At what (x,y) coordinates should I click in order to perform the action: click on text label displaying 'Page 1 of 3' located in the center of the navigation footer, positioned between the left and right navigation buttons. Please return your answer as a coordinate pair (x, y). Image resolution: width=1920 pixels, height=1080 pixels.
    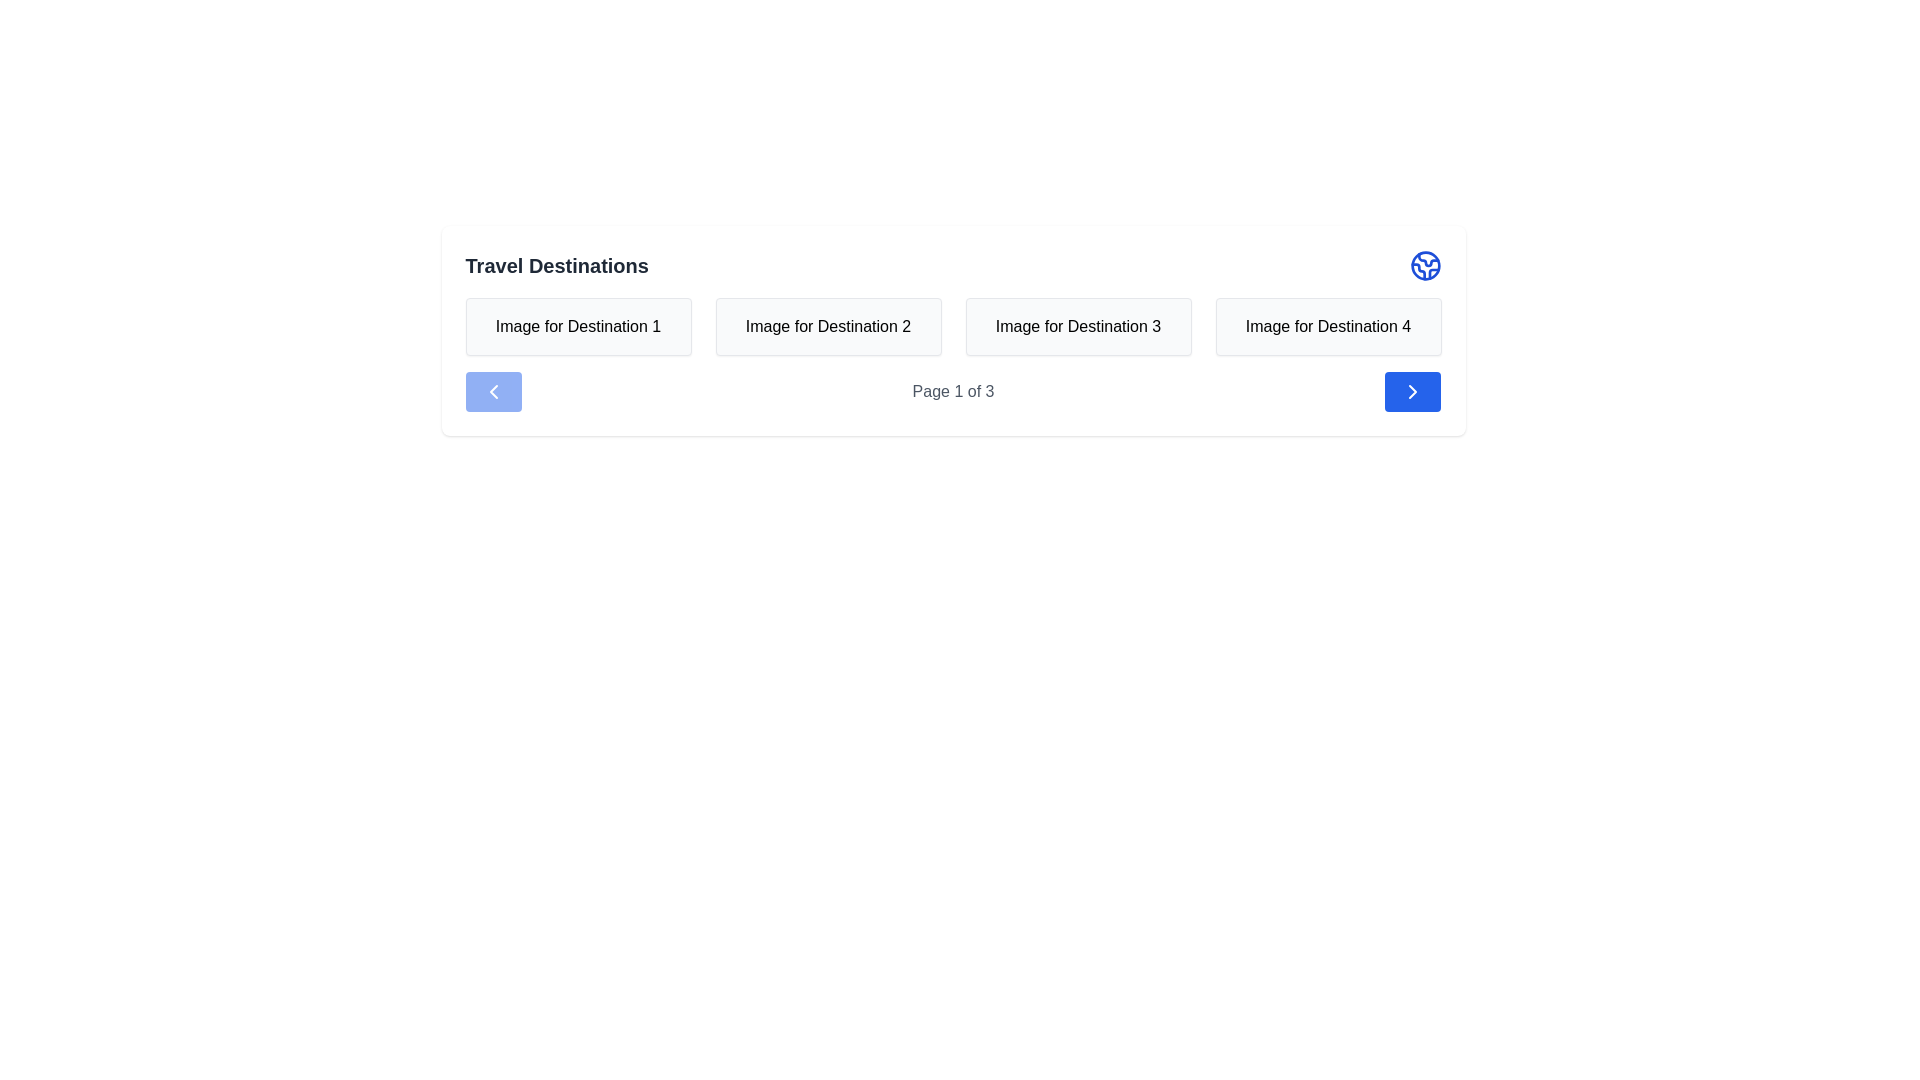
    Looking at the image, I should click on (952, 392).